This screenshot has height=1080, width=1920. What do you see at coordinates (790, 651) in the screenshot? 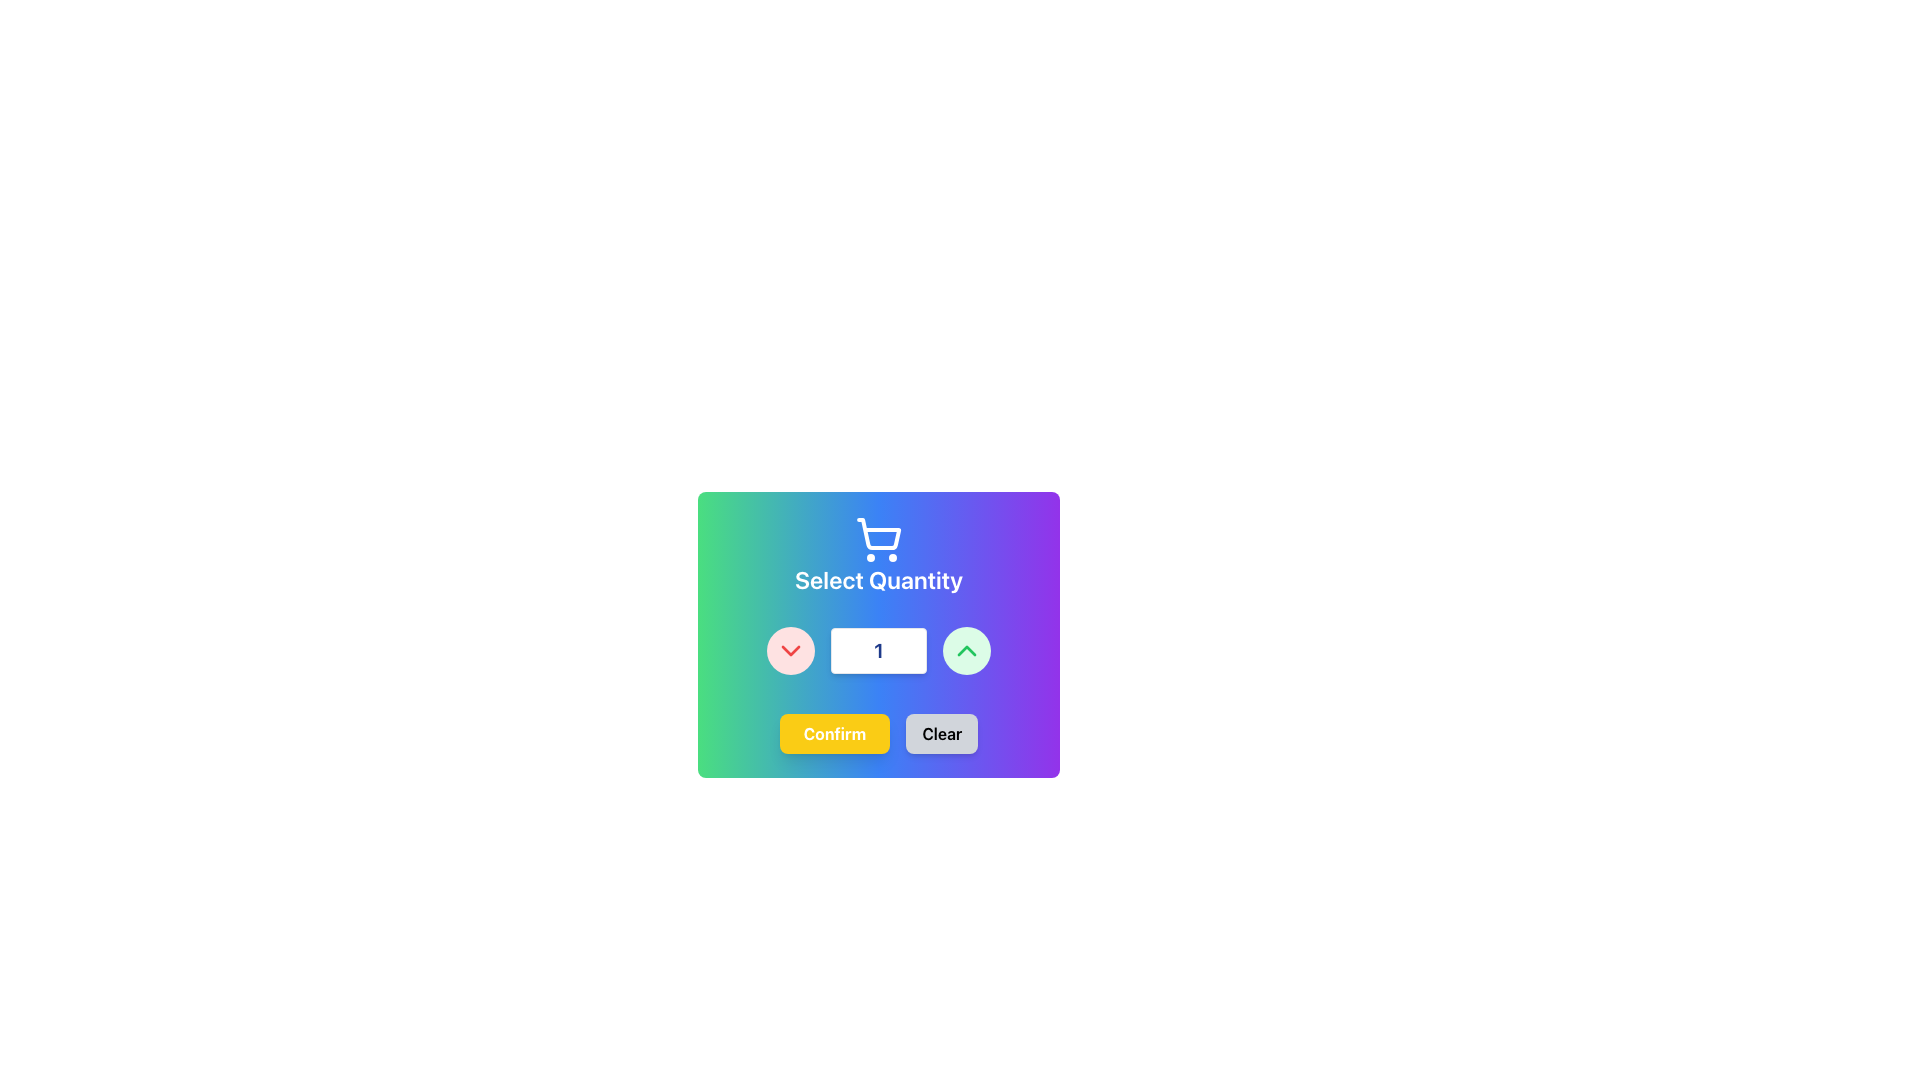
I see `the Chevron-Down icon located in the lower-left portion of the UI card inside a circular red button` at bounding box center [790, 651].